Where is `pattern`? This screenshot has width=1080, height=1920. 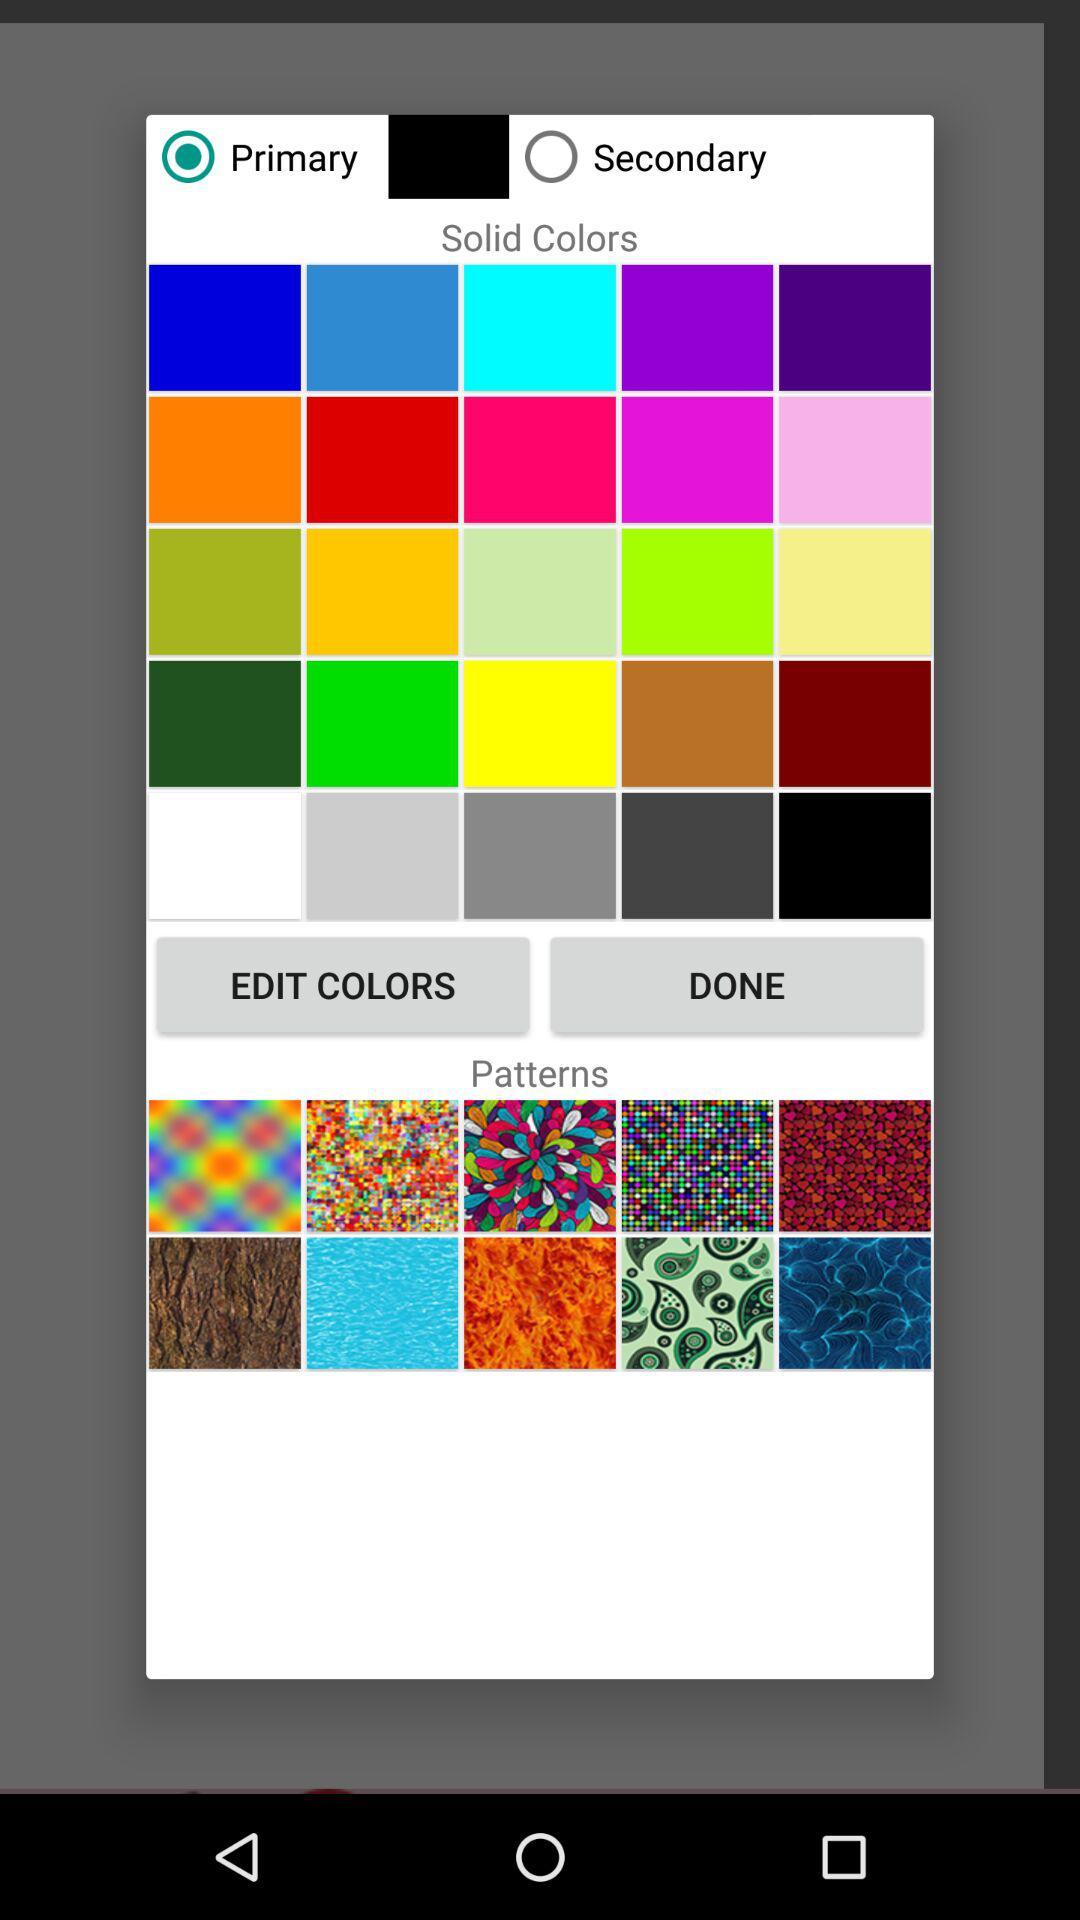
pattern is located at coordinates (855, 1165).